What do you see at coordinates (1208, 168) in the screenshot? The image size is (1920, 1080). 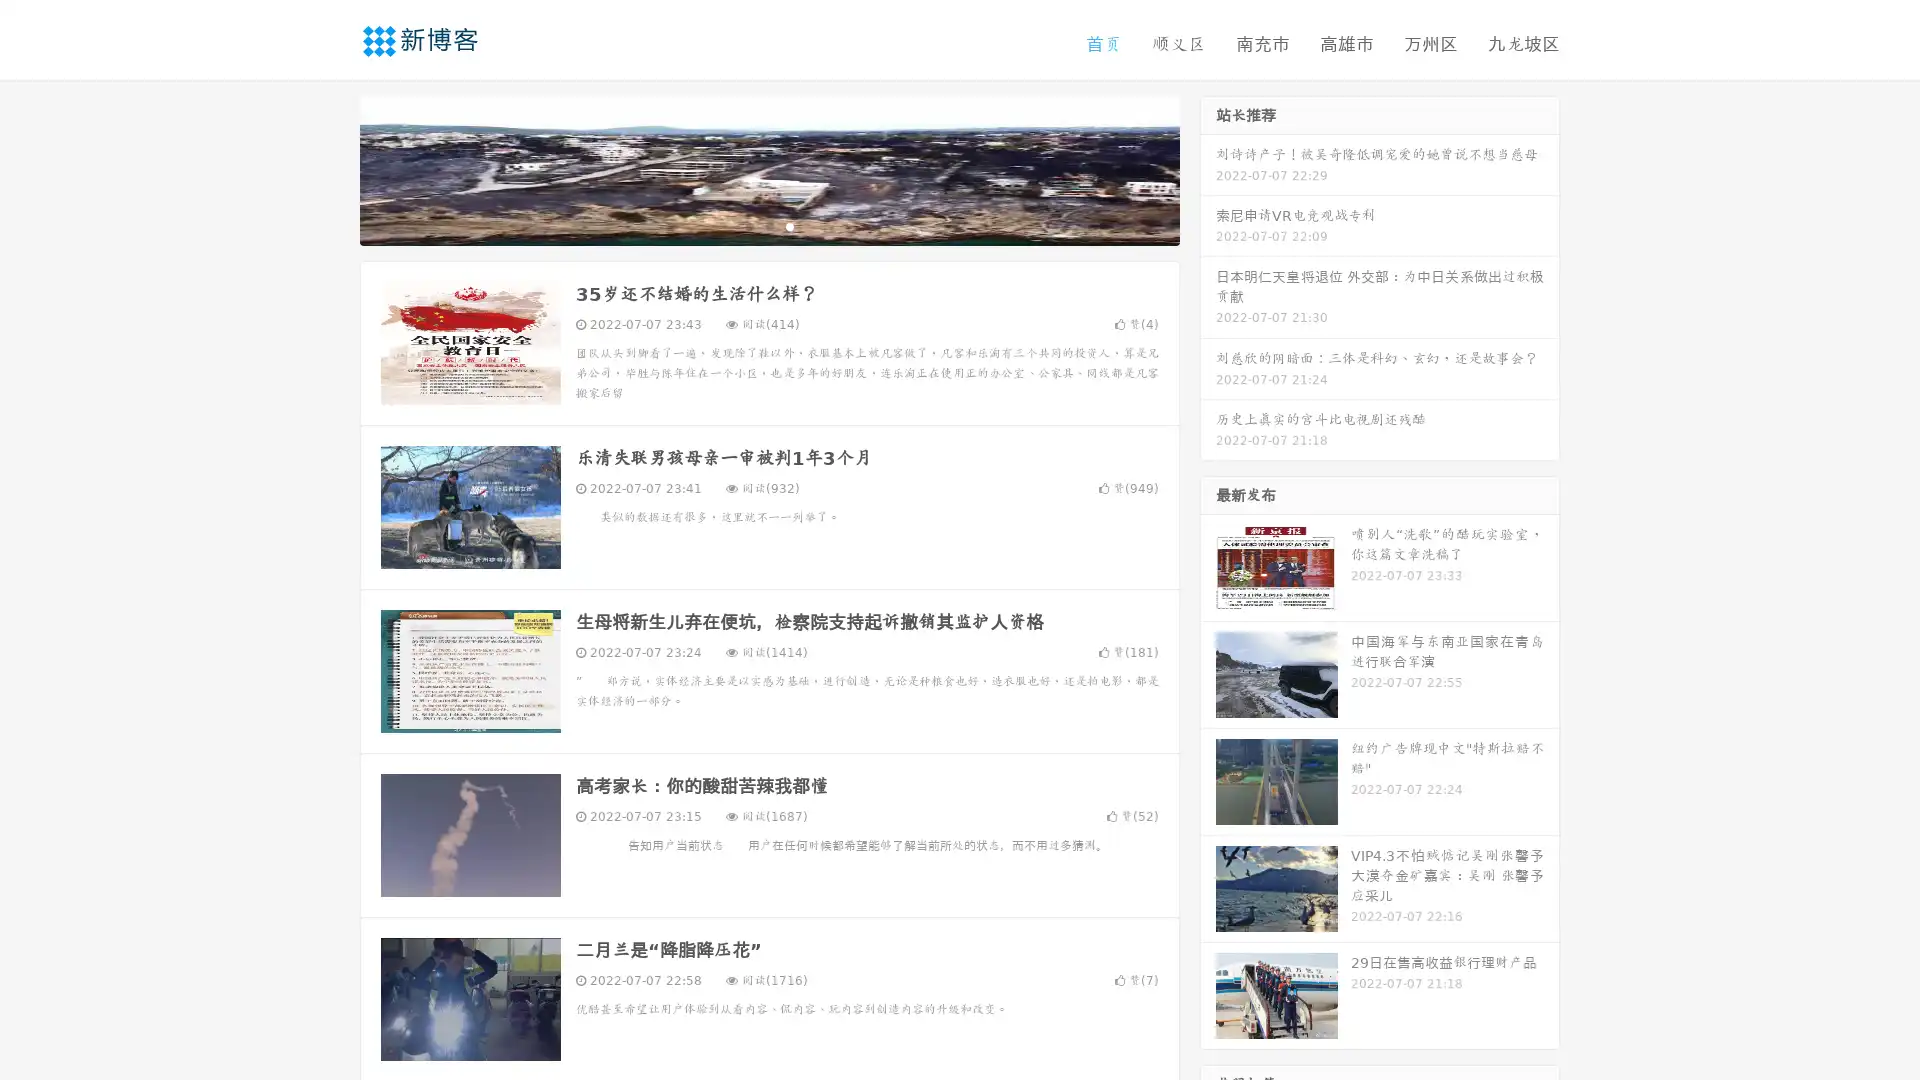 I see `Next slide` at bounding box center [1208, 168].